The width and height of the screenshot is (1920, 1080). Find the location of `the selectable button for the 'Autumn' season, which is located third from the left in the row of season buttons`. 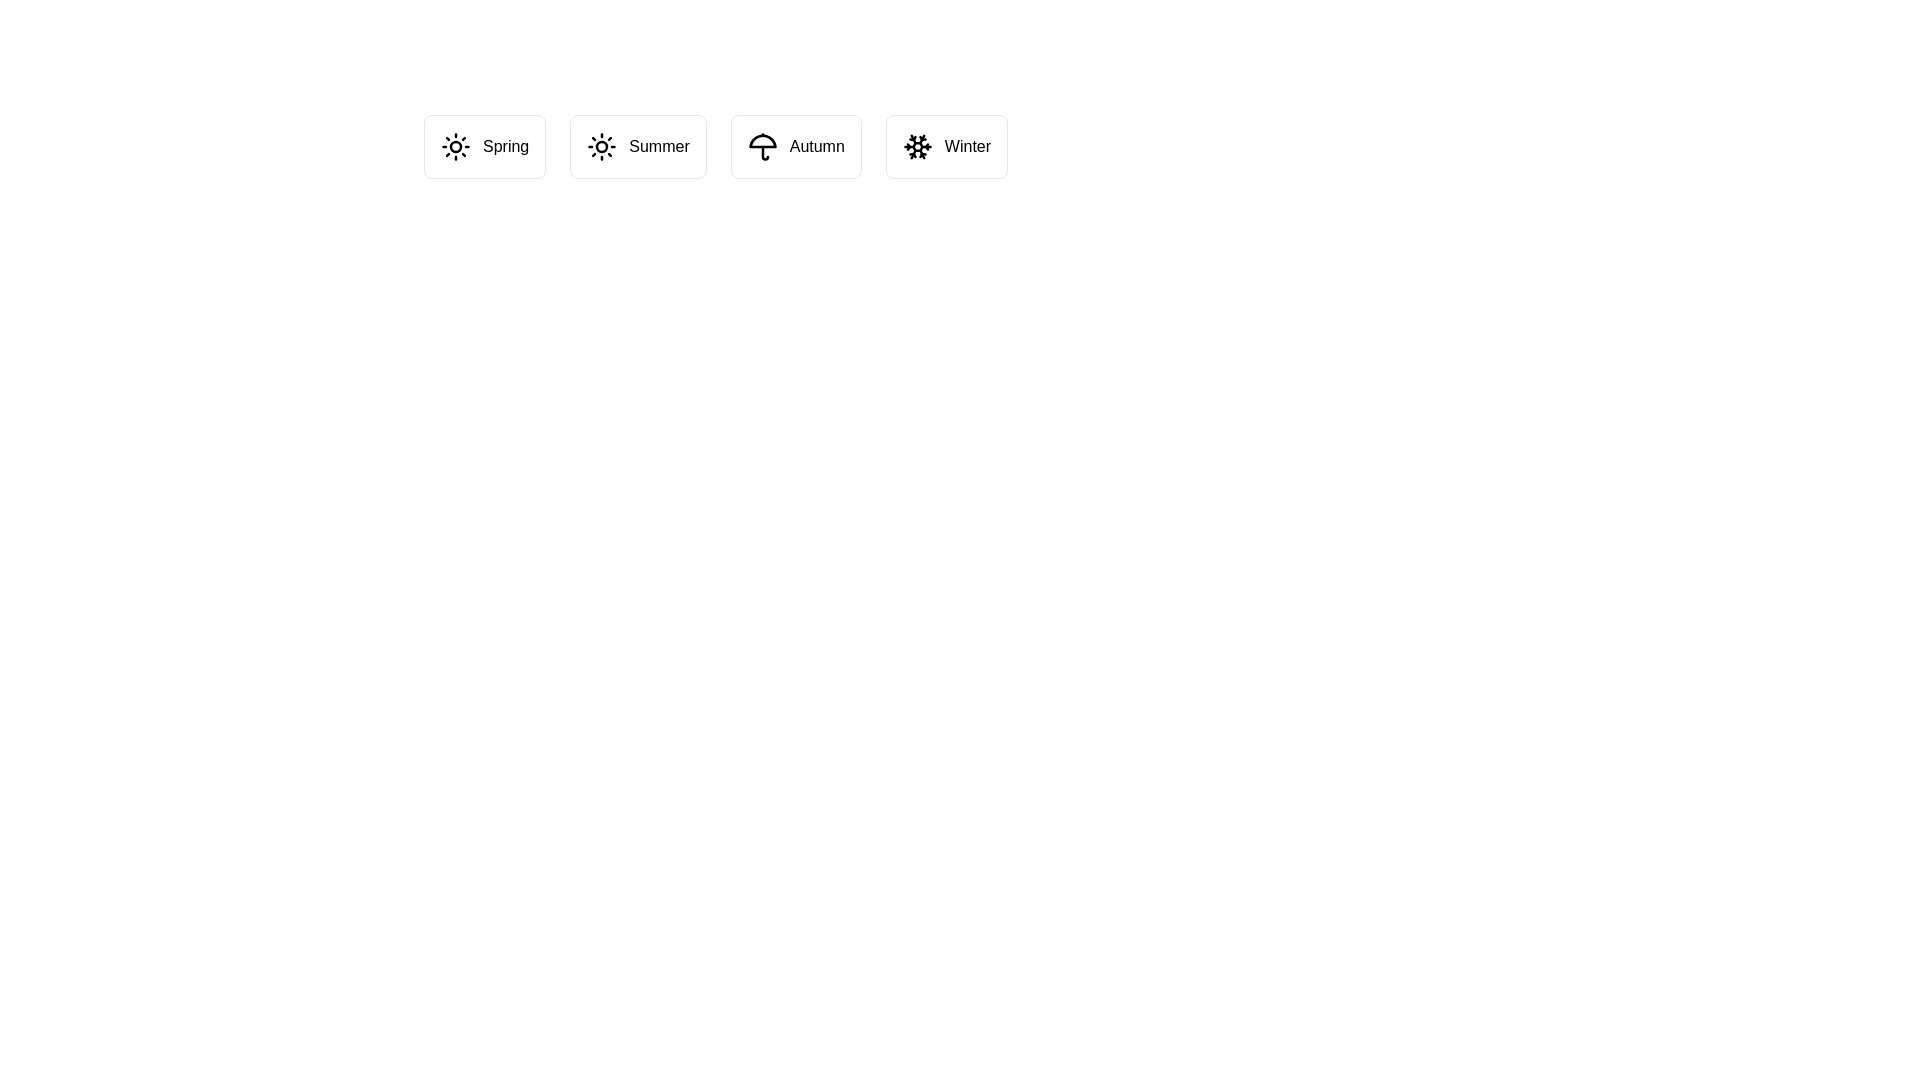

the selectable button for the 'Autumn' season, which is located third from the left in the row of season buttons is located at coordinates (795, 145).